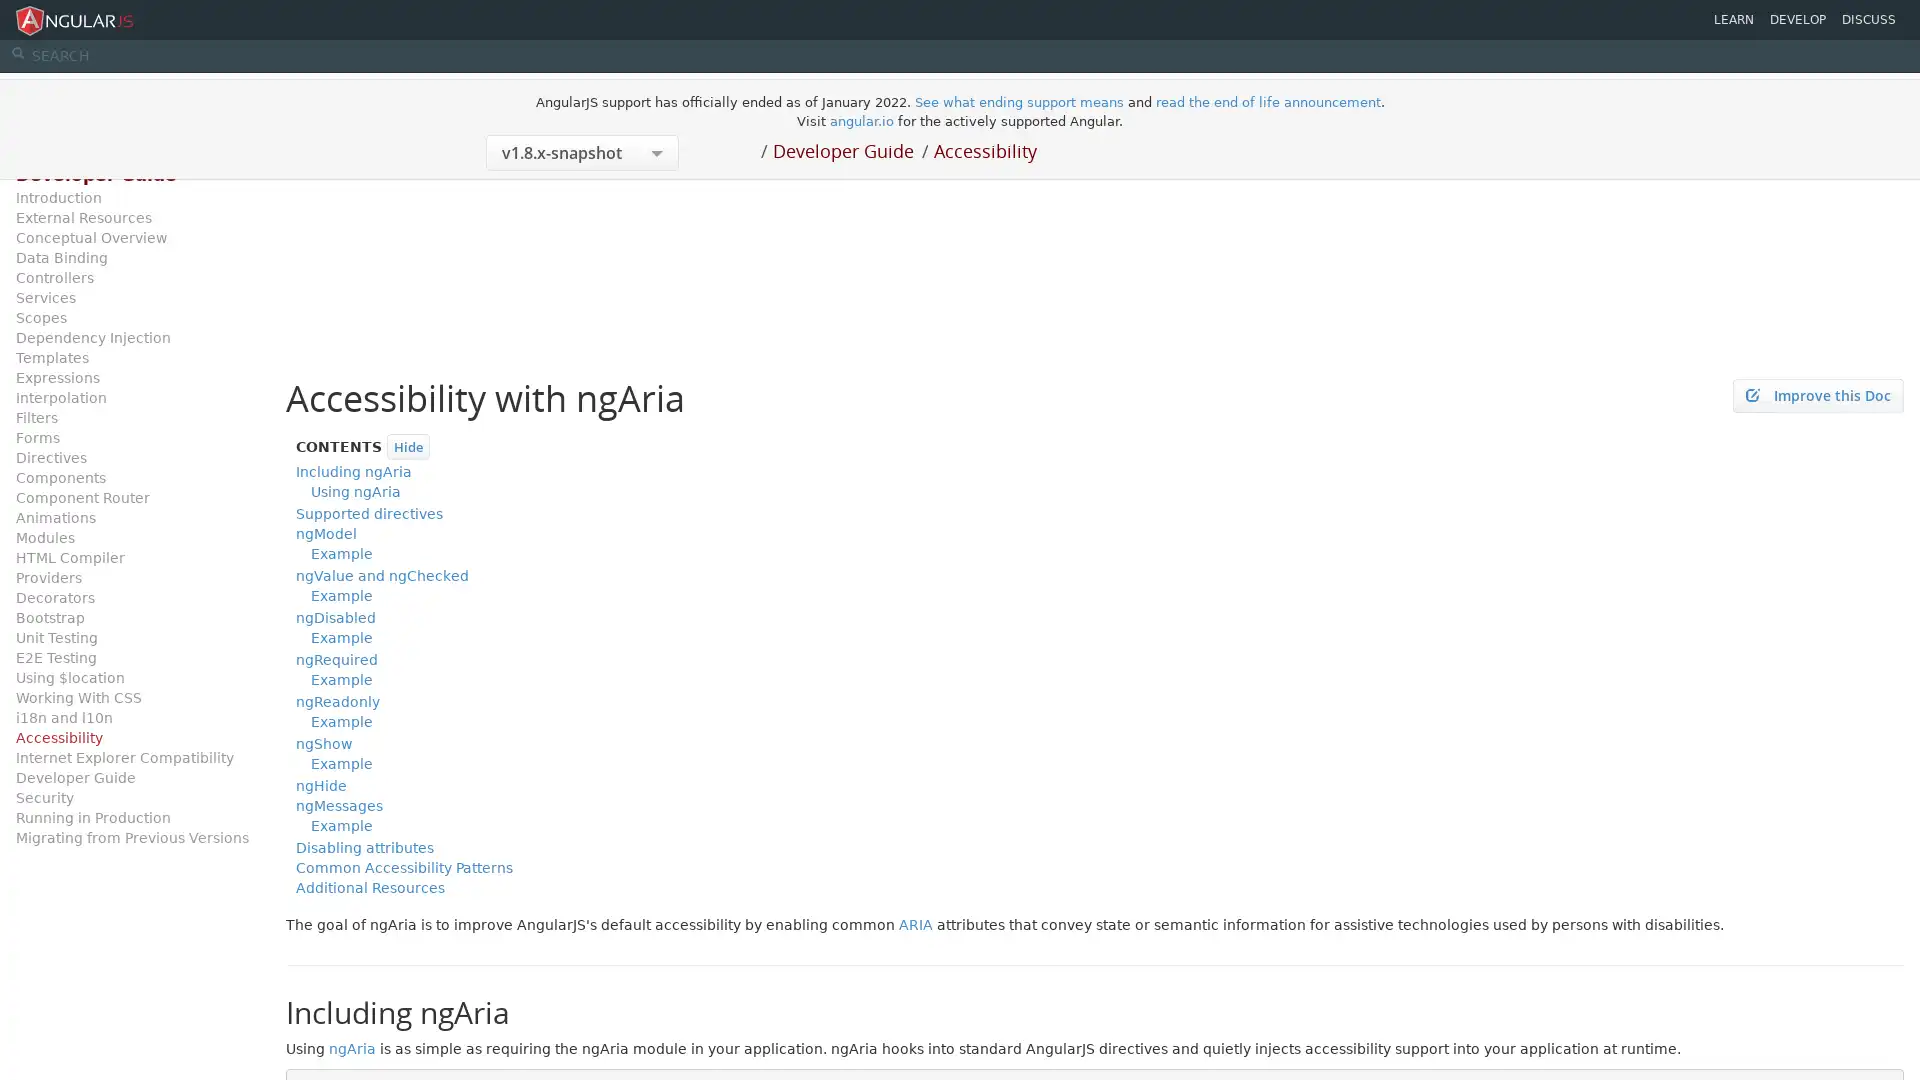  Describe the element at coordinates (407, 445) in the screenshot. I see `Hide` at that location.